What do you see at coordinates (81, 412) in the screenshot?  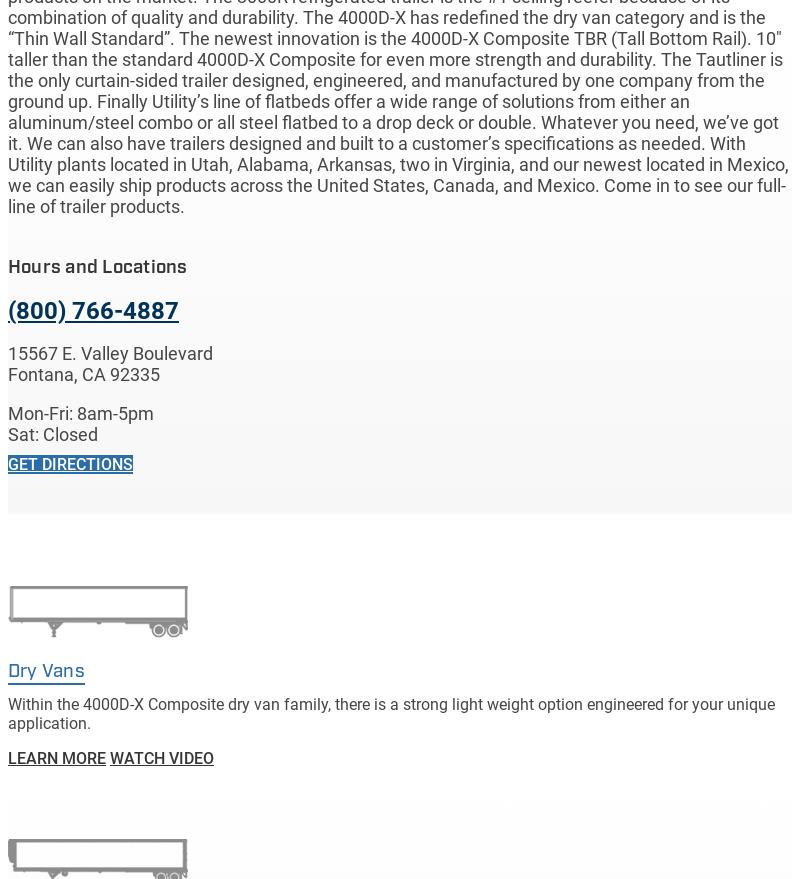 I see `'Mon-Fri: 8am-5pm'` at bounding box center [81, 412].